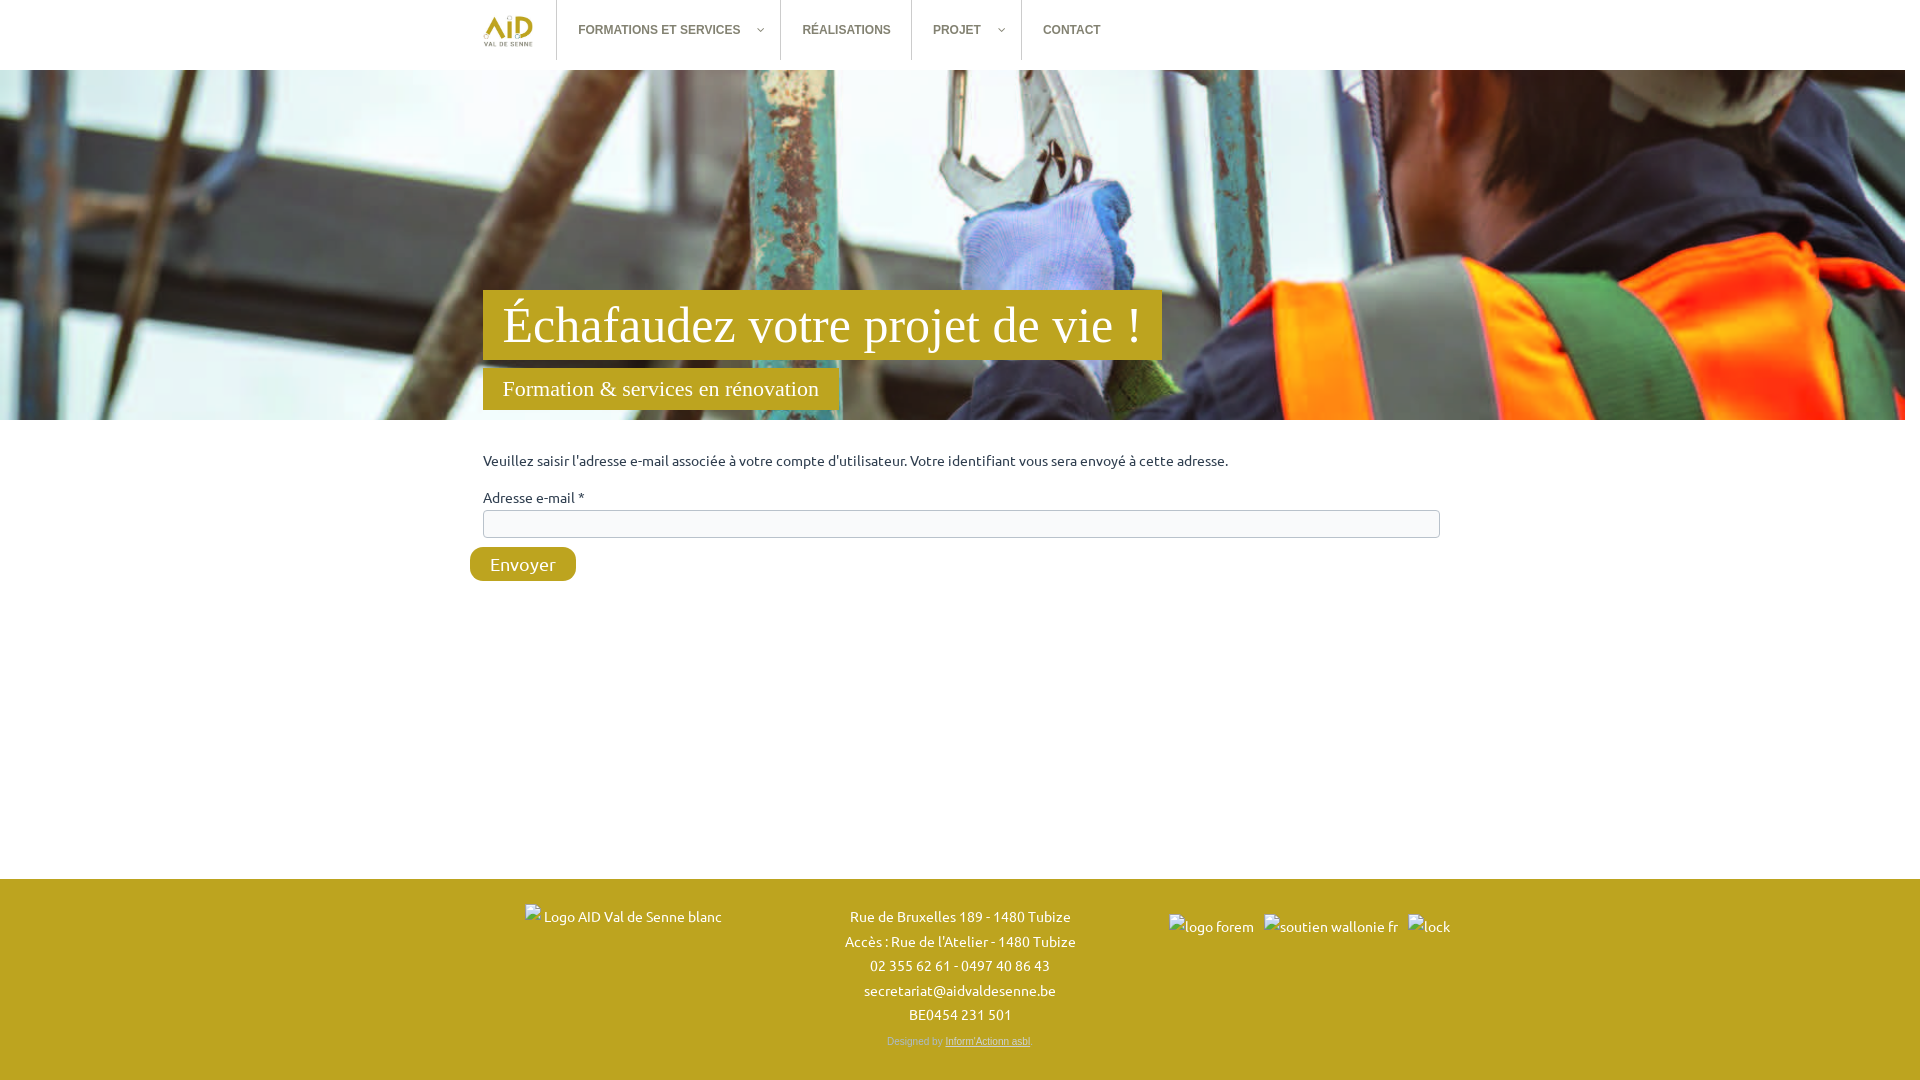 The height and width of the screenshot is (1080, 1920). What do you see at coordinates (960, 987) in the screenshot?
I see `'secretariat@aidvaldesenne.be'` at bounding box center [960, 987].